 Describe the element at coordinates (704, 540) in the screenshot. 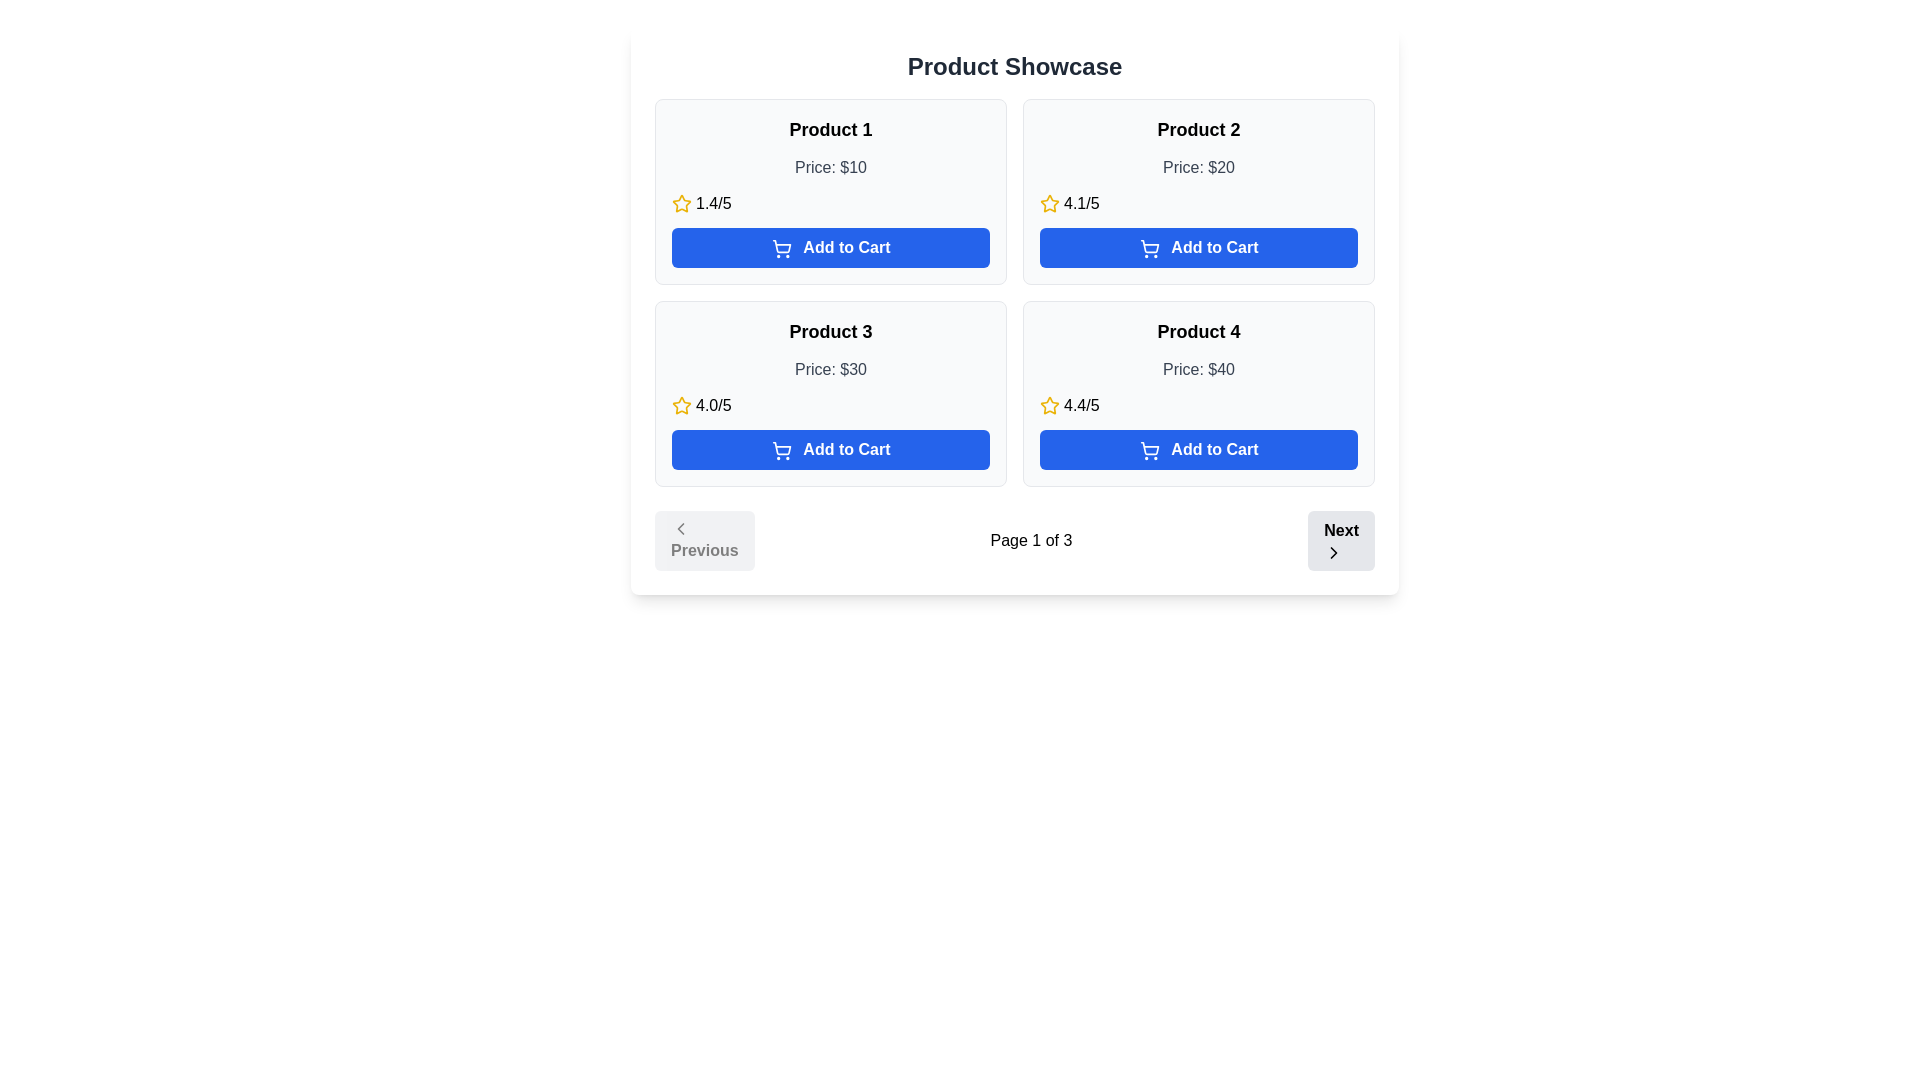

I see `the leftmost button in the navigation bar at the bottom of the interface` at that location.